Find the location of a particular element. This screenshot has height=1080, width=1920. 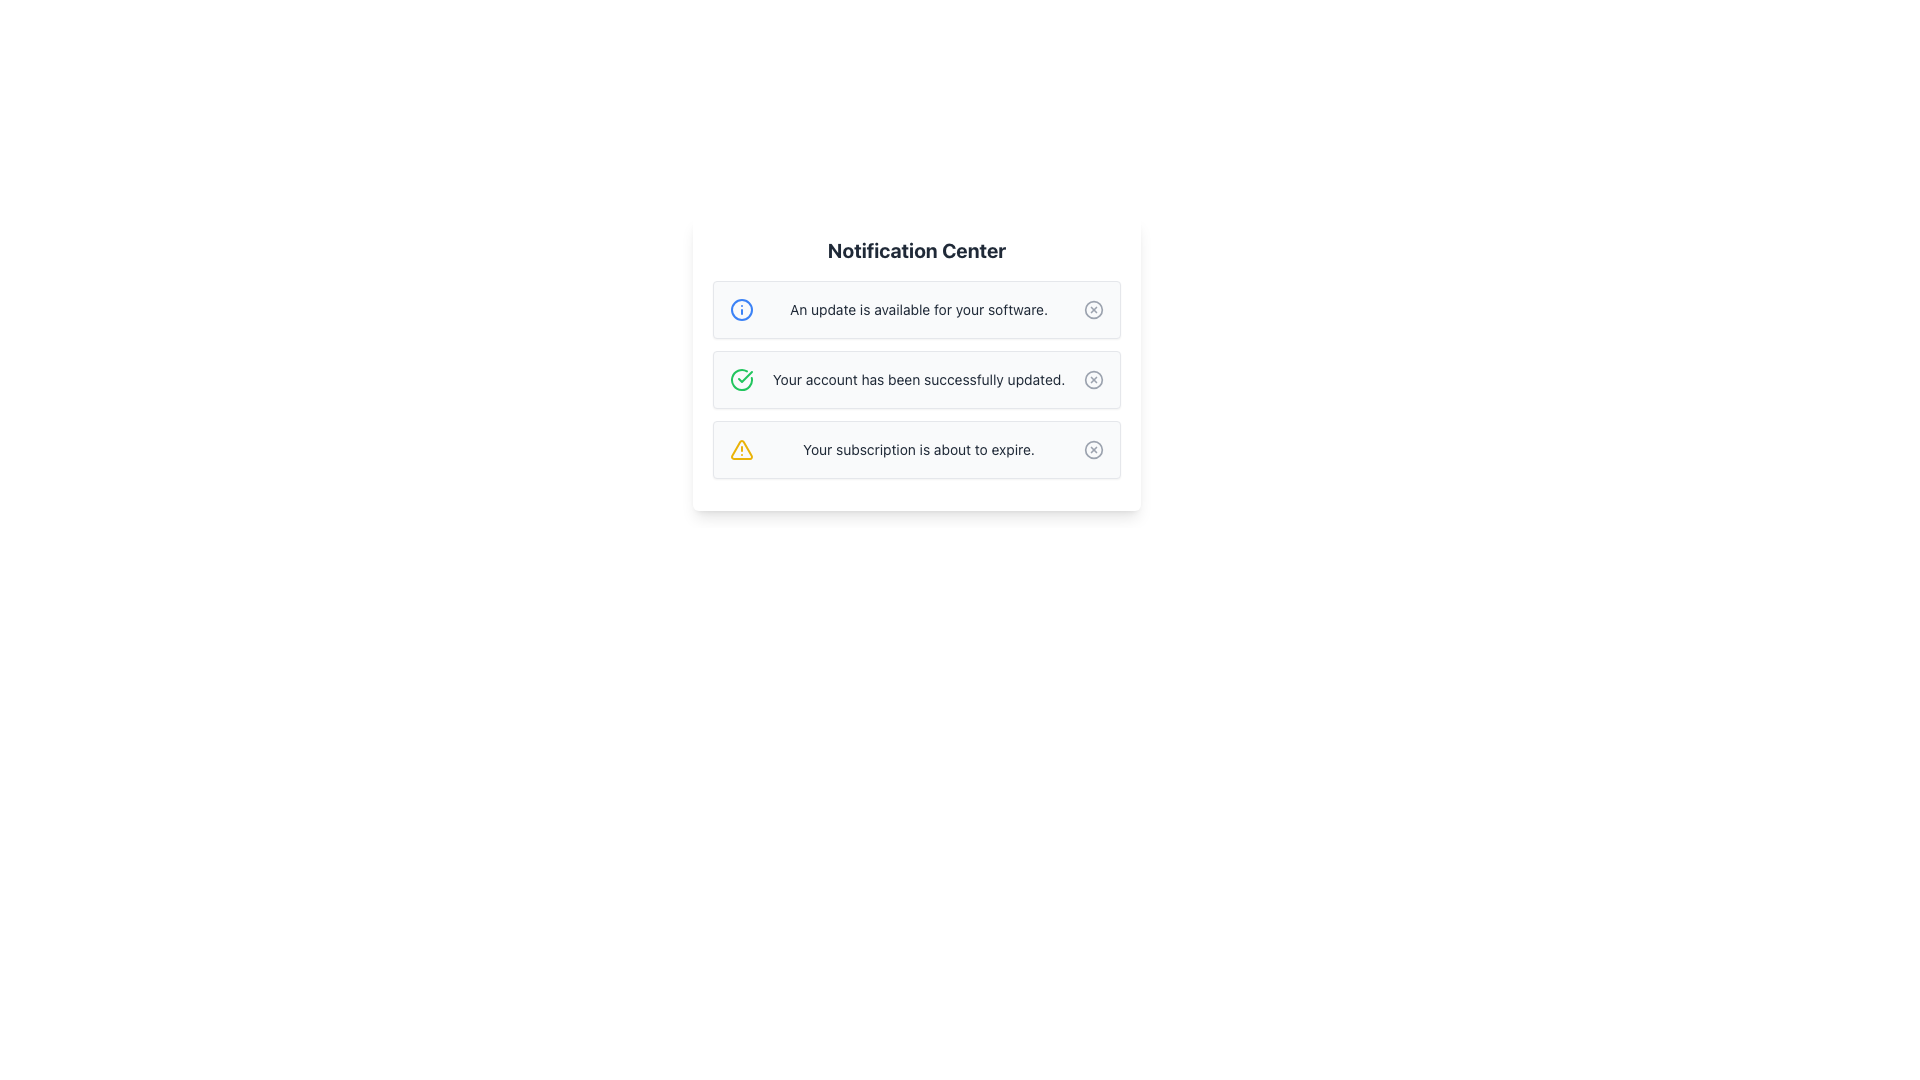

the warning icon in the third notification box of the Notification Center, which indicates an expiring subscription is located at coordinates (741, 450).